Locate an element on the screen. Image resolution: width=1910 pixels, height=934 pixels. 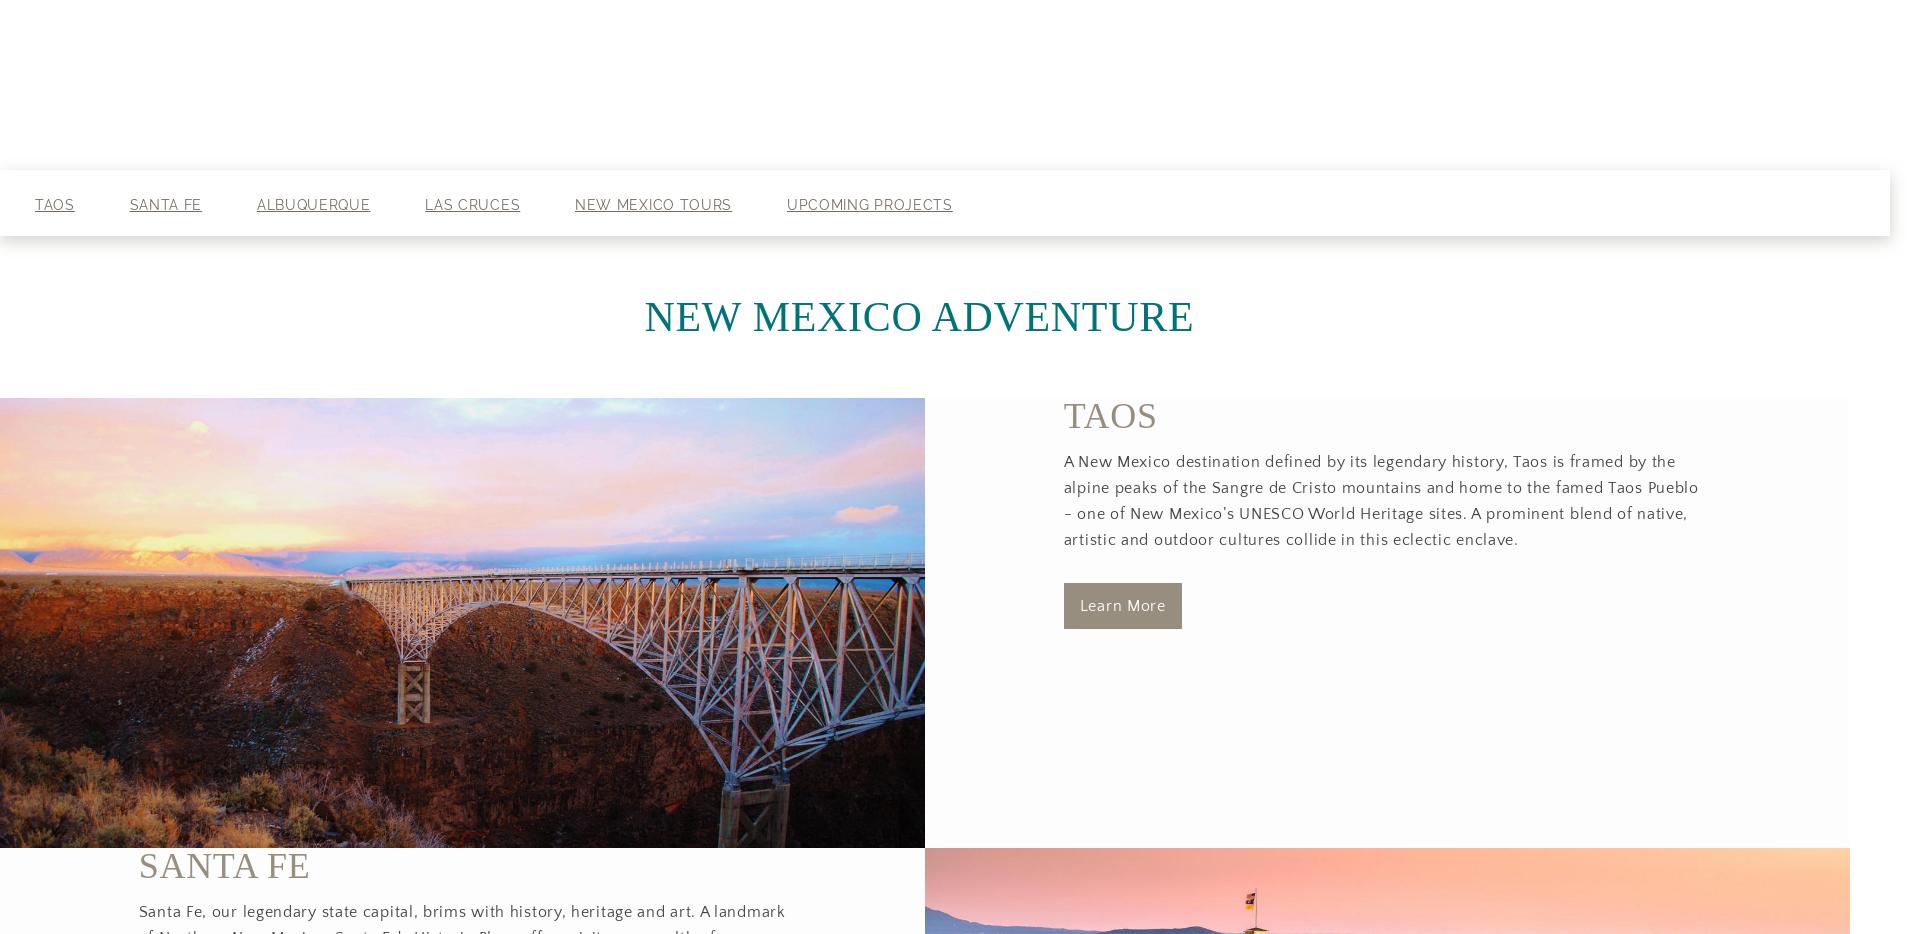
'​Learn More' is located at coordinates (1121, 604).